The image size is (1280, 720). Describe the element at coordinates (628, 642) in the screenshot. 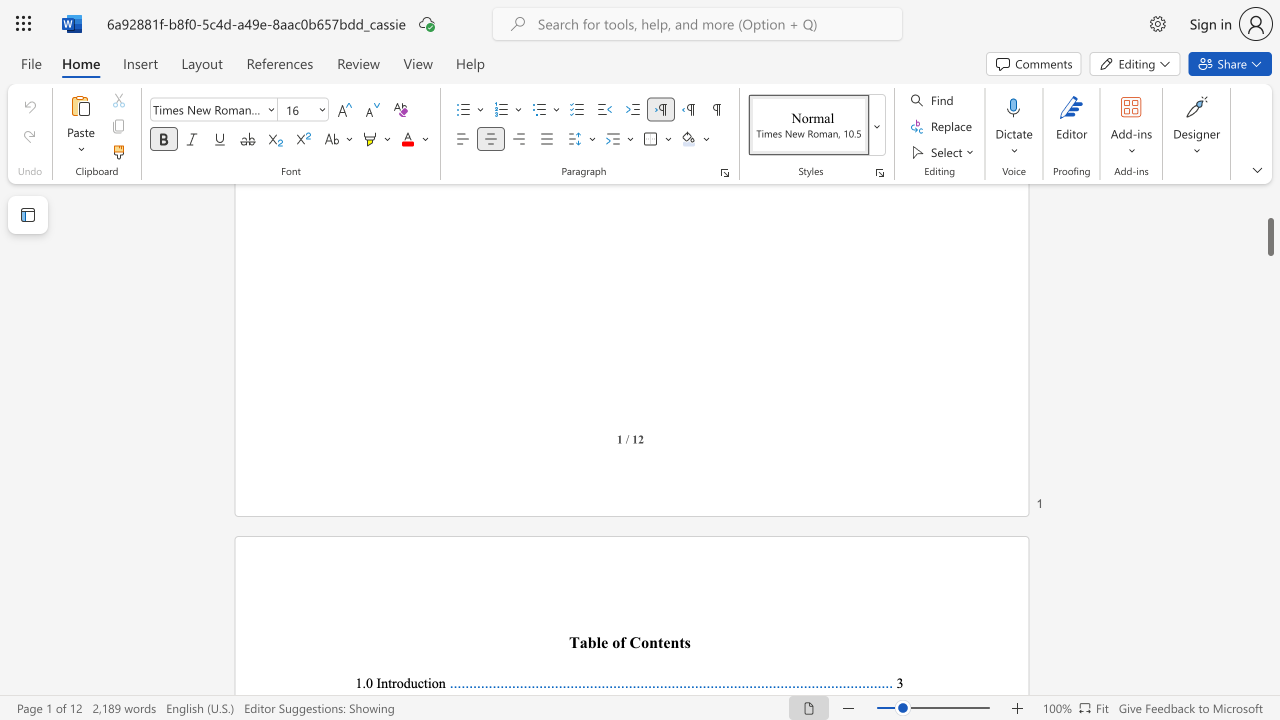

I see `the subset text "Content" within the text "able of Contents"` at that location.